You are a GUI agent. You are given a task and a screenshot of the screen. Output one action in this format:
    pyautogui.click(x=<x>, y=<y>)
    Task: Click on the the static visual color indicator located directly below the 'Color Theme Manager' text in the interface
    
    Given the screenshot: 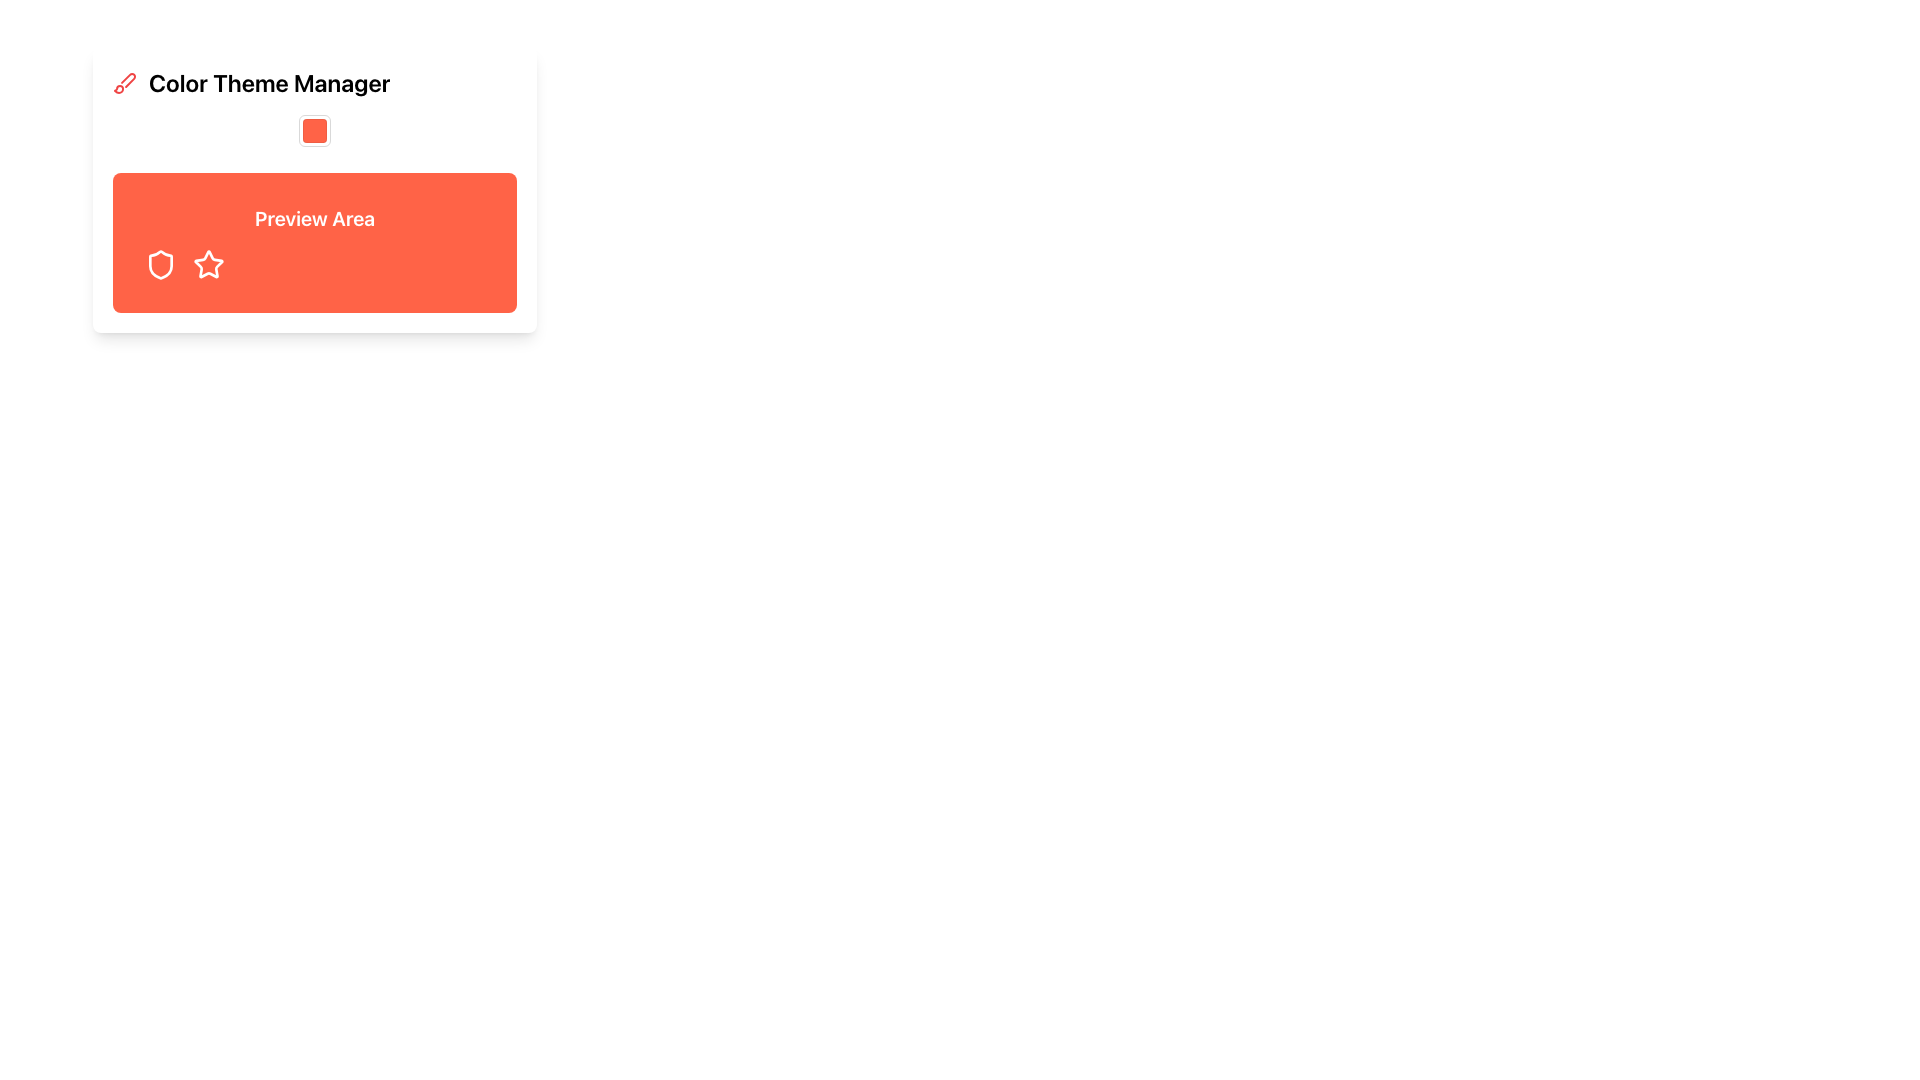 What is the action you would take?
    pyautogui.click(x=314, y=131)
    